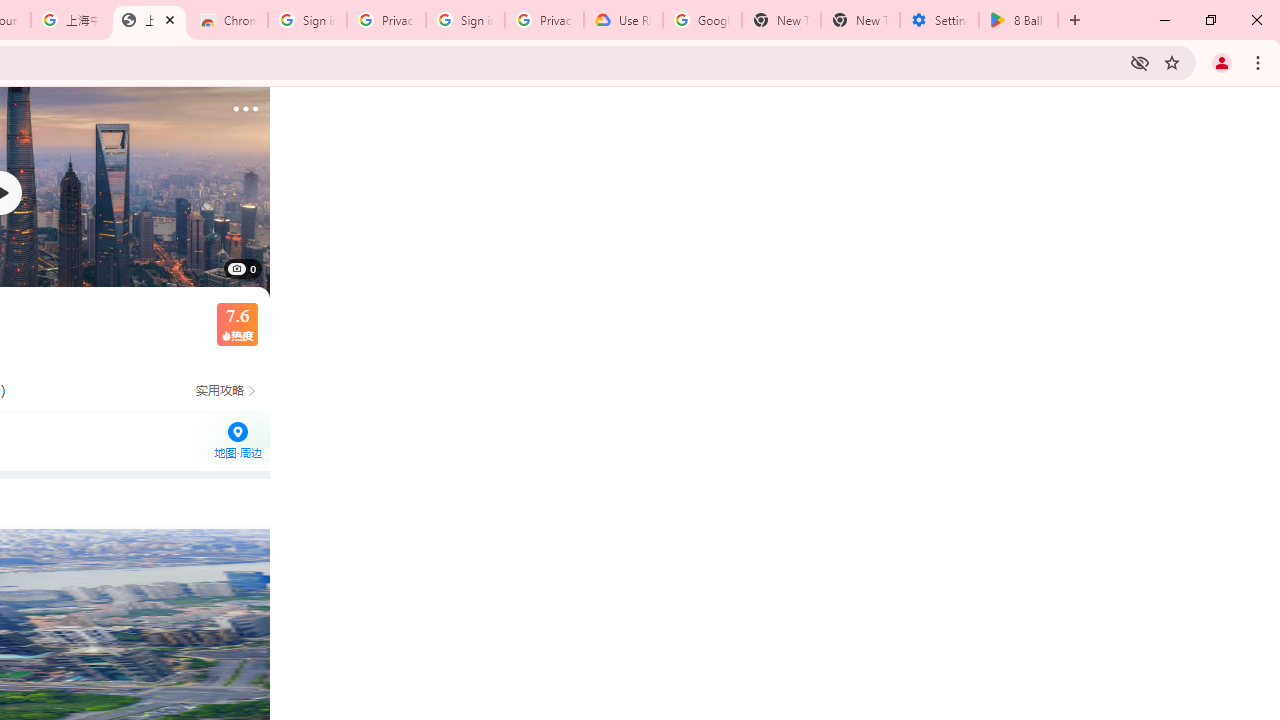 The width and height of the screenshot is (1280, 720). What do you see at coordinates (938, 20) in the screenshot?
I see `'Settings - System'` at bounding box center [938, 20].